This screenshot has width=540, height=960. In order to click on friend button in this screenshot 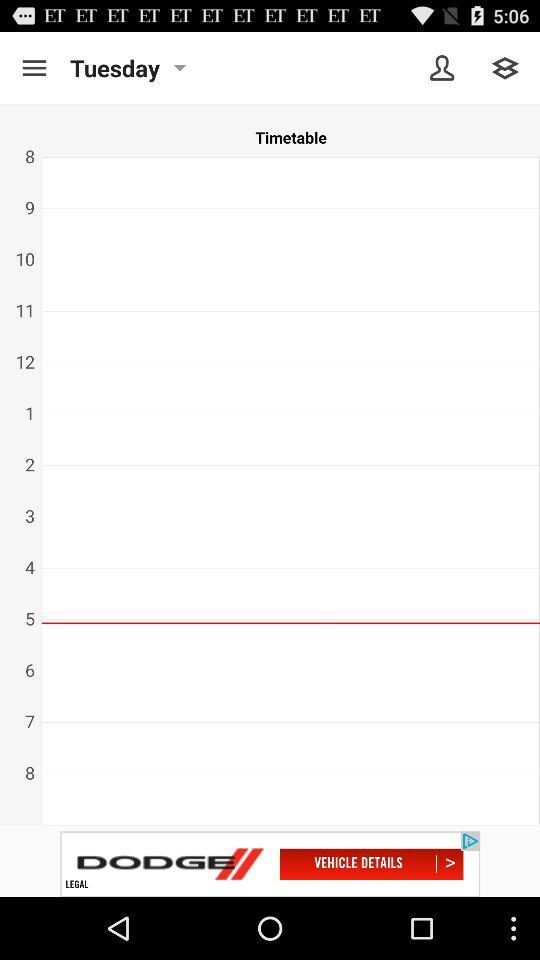, I will do `click(442, 68)`.